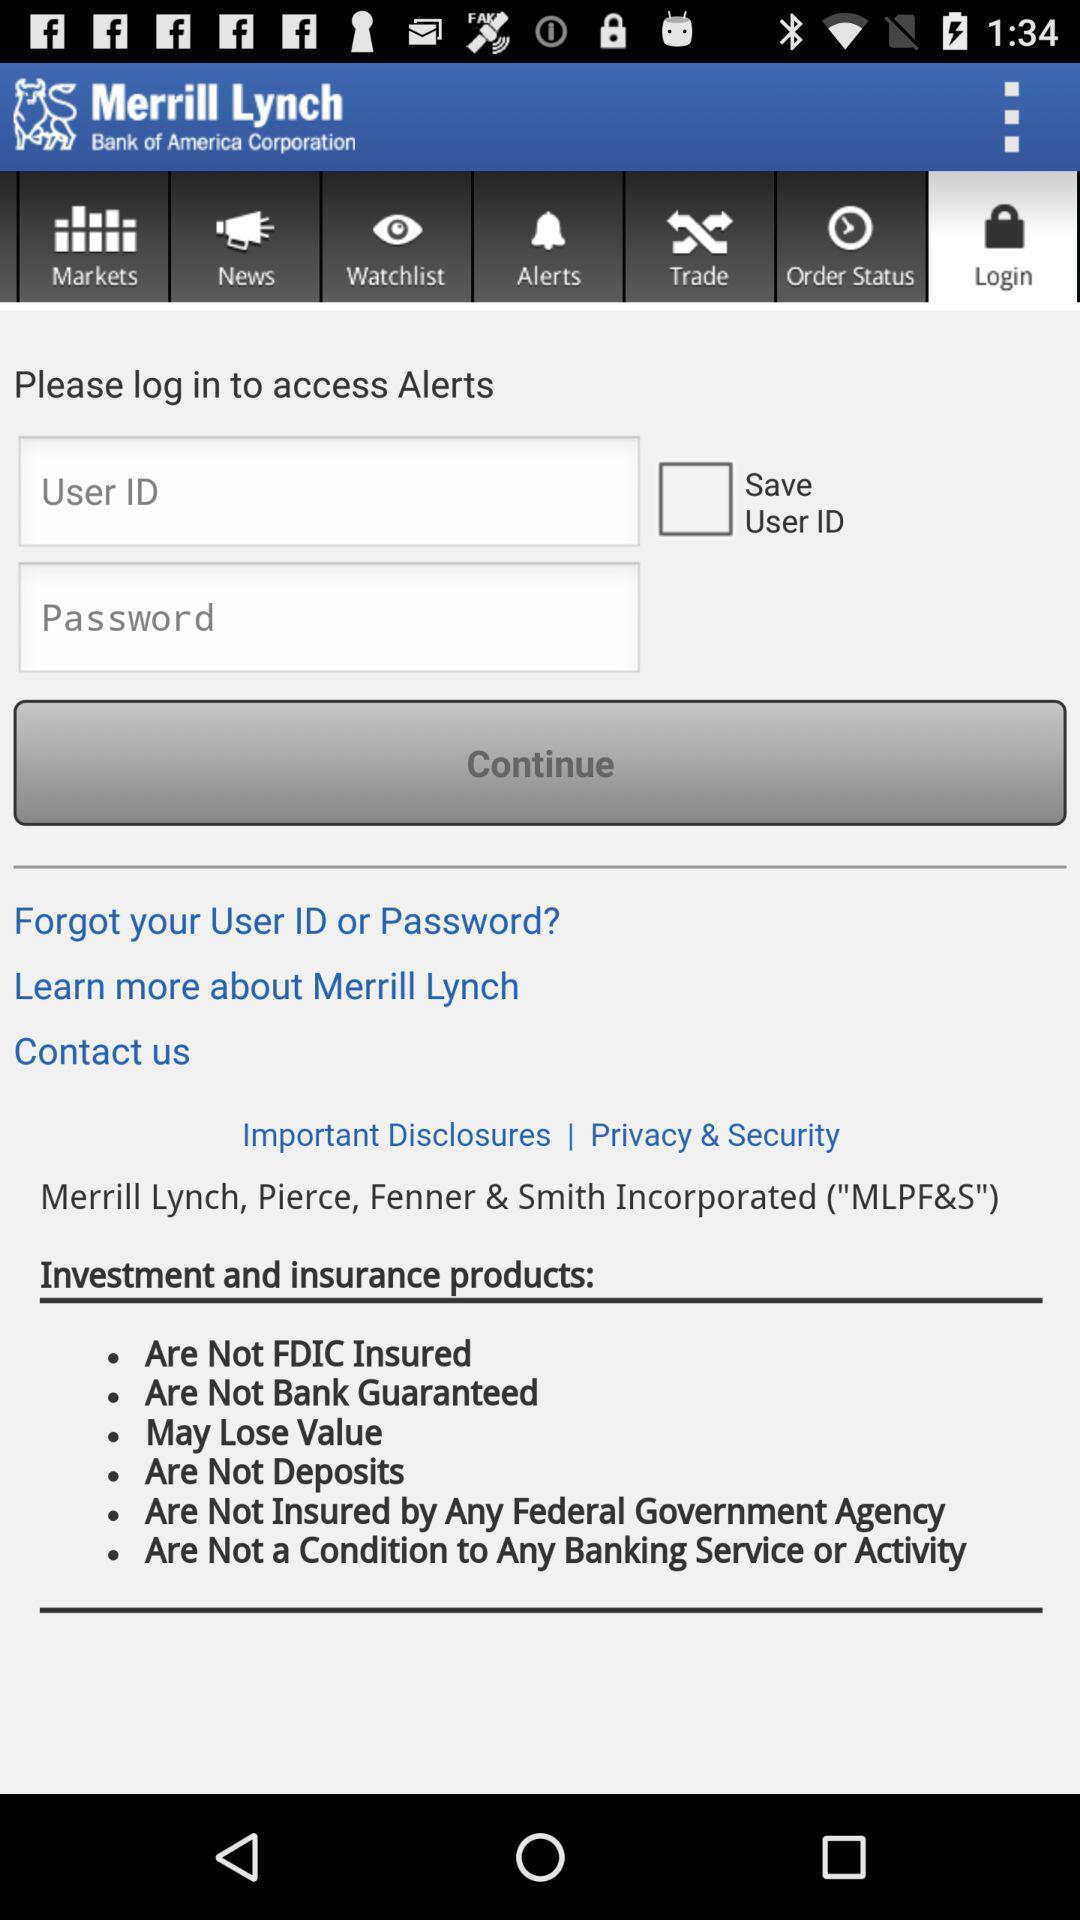  What do you see at coordinates (548, 236) in the screenshot?
I see `bell button` at bounding box center [548, 236].